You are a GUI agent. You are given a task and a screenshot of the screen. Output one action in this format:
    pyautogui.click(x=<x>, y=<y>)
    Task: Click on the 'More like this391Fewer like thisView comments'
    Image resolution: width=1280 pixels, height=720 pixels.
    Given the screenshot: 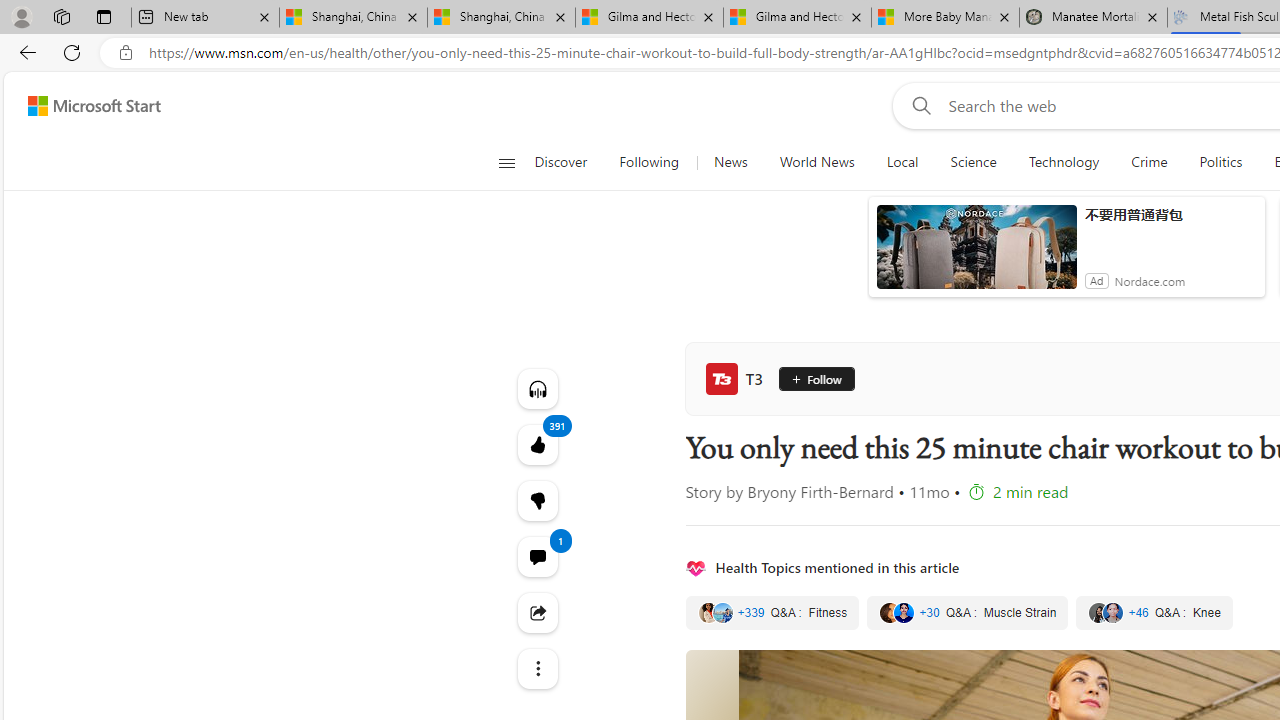 What is the action you would take?
    pyautogui.click(x=537, y=499)
    